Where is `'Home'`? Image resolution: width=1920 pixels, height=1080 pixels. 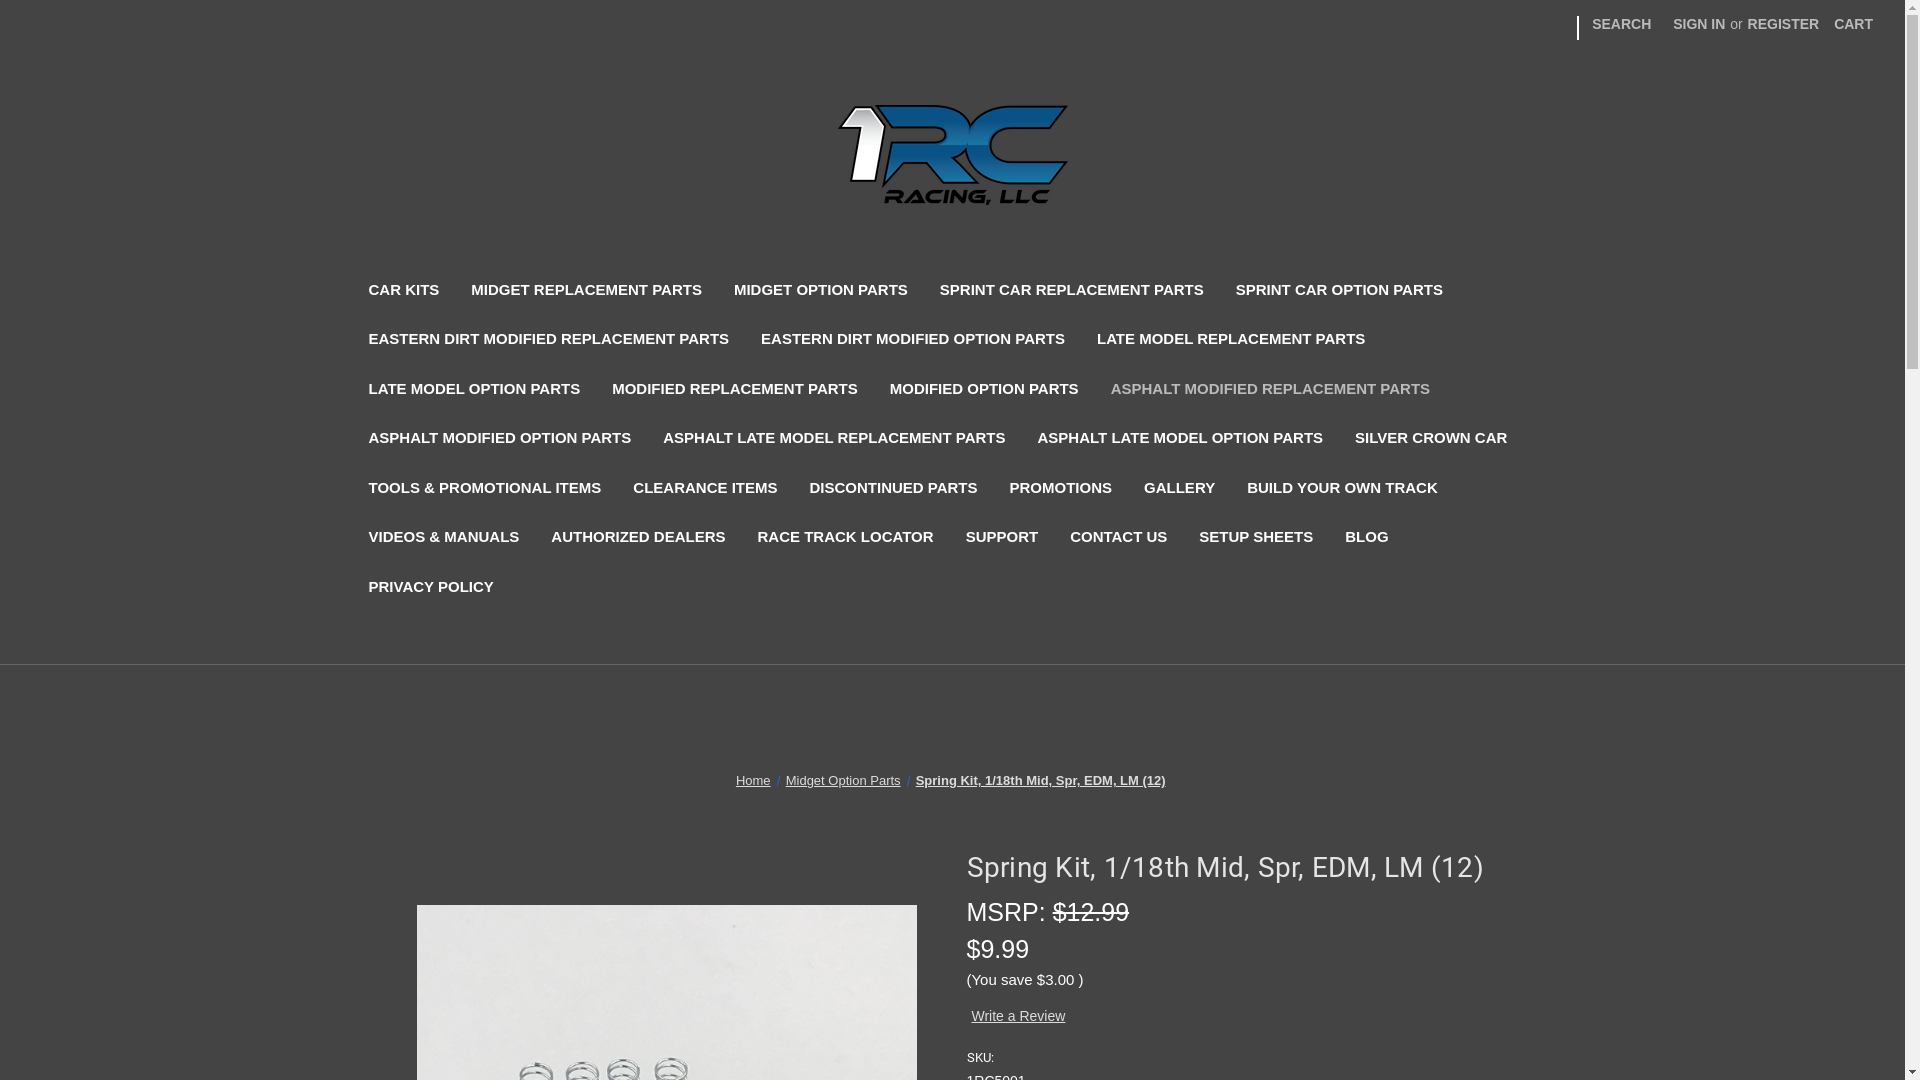 'Home' is located at coordinates (752, 779).